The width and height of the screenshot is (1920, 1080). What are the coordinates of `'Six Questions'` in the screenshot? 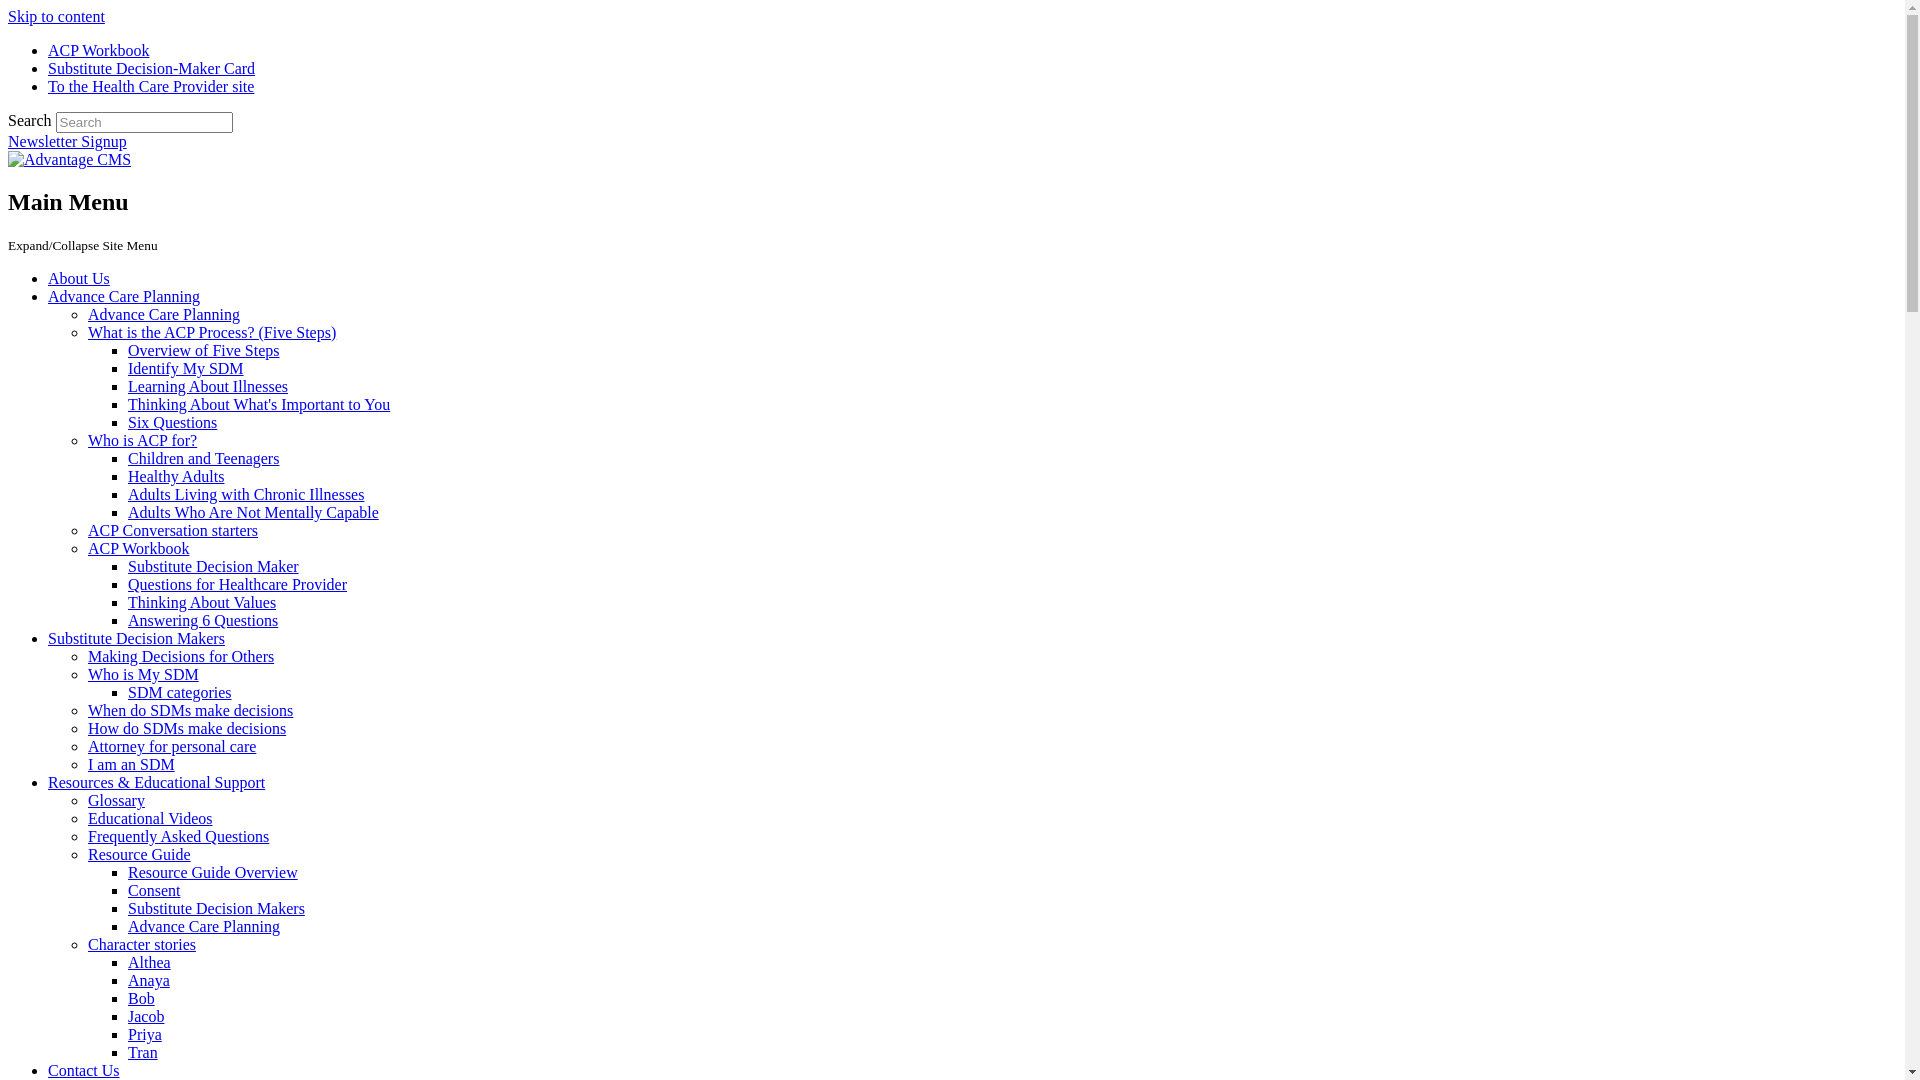 It's located at (172, 421).